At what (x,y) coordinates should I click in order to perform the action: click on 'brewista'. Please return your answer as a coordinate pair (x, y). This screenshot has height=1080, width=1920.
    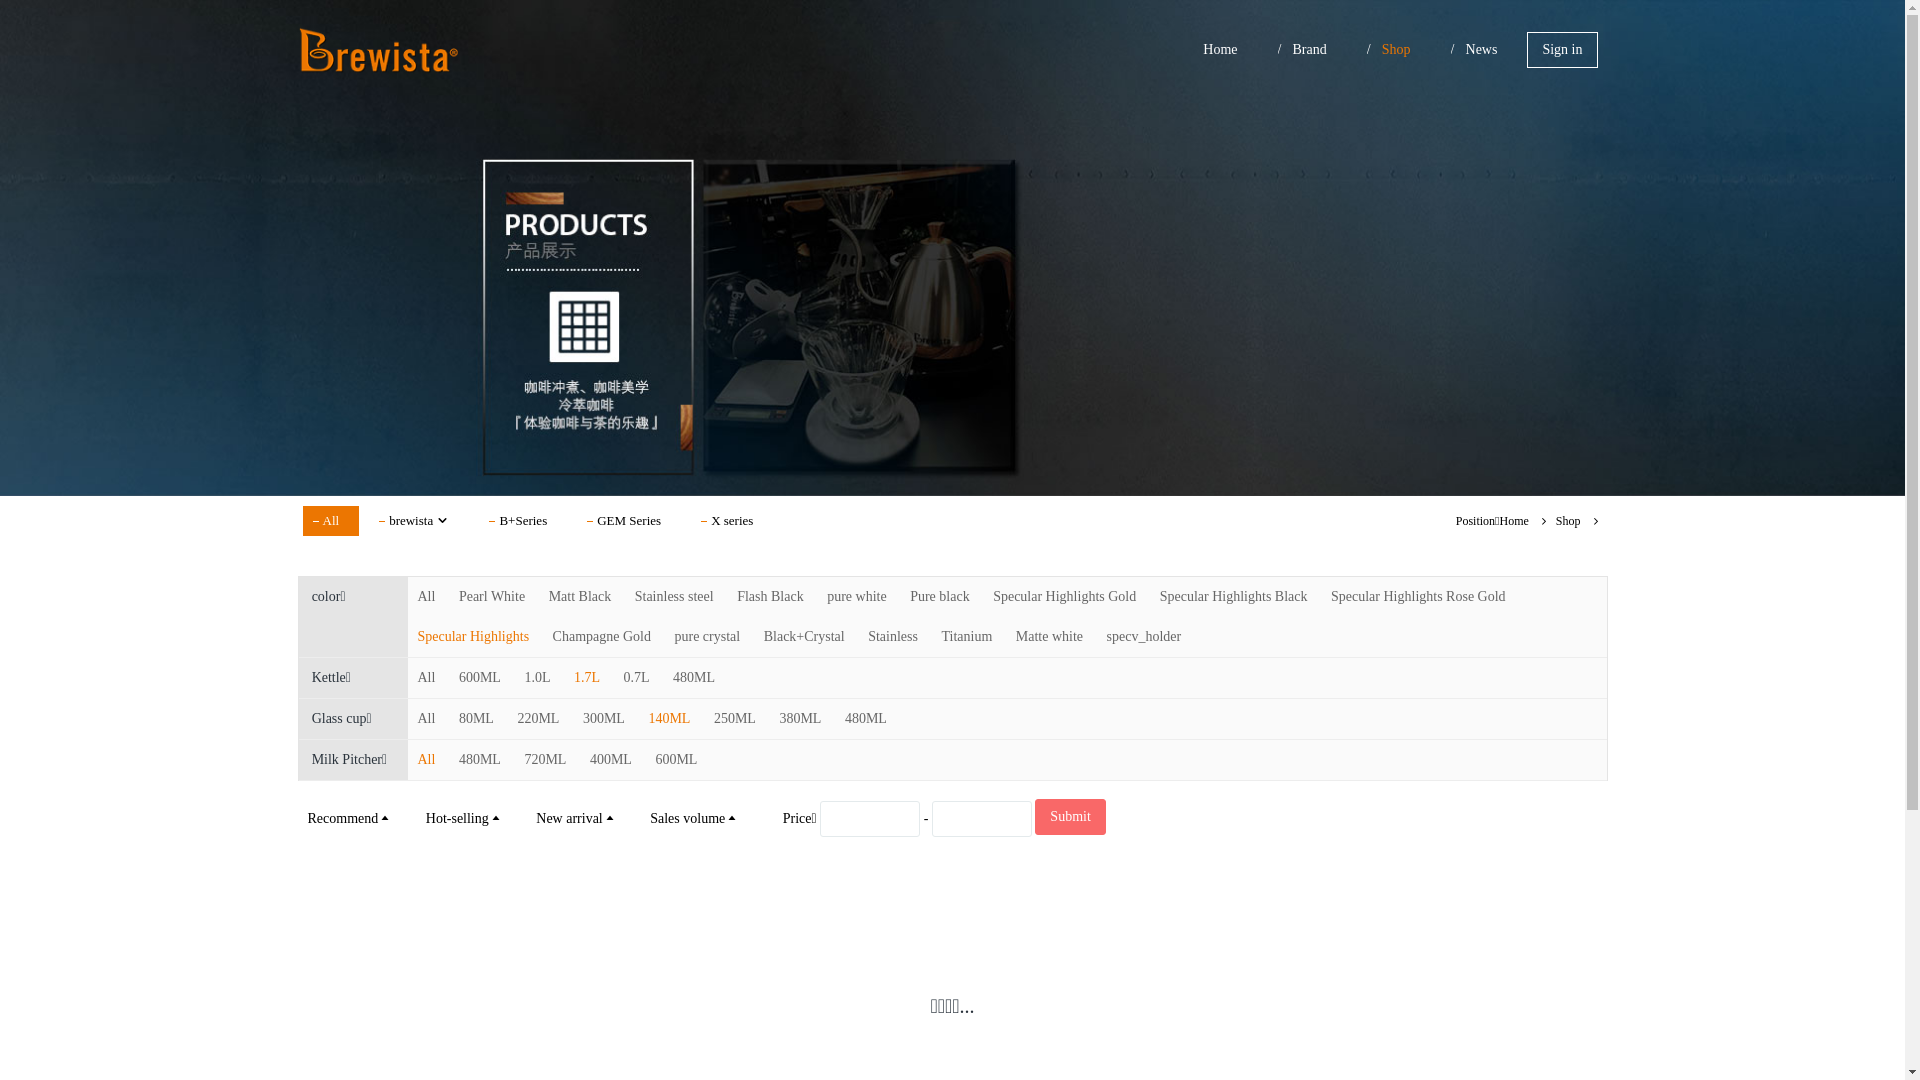
    Looking at the image, I should click on (417, 519).